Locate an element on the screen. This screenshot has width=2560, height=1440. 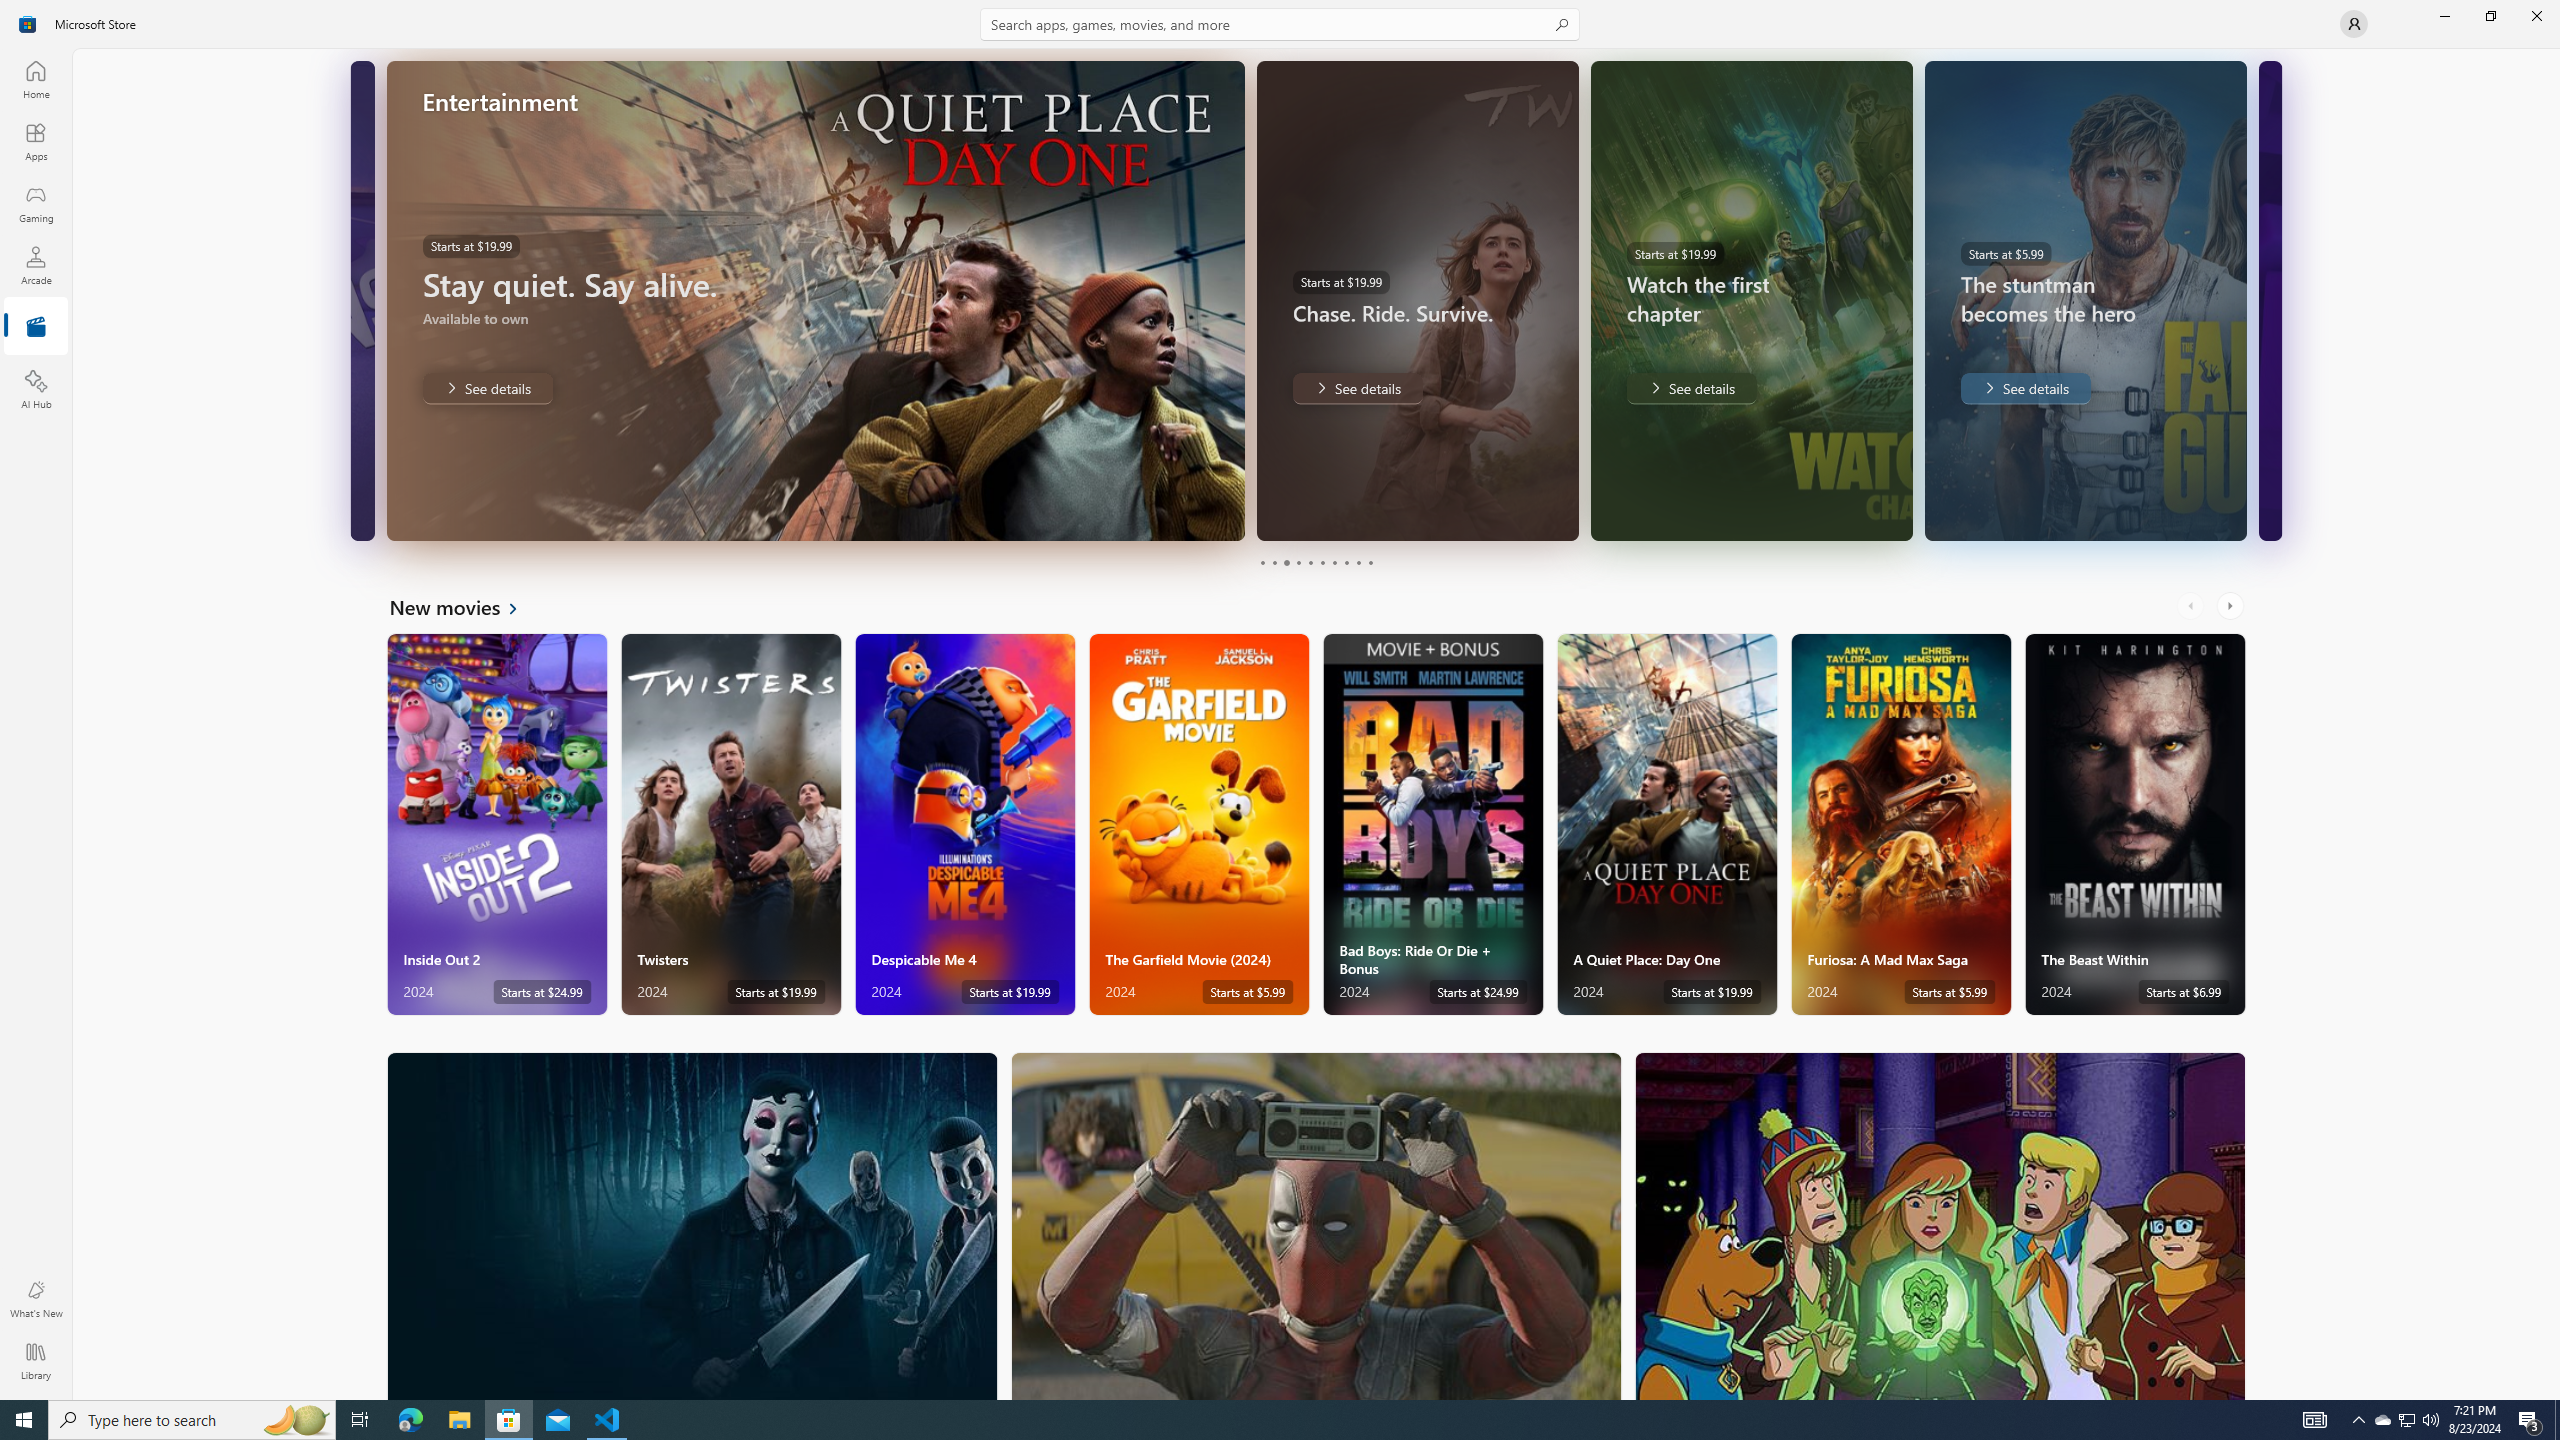
'Gaming' is located at coordinates (34, 202).